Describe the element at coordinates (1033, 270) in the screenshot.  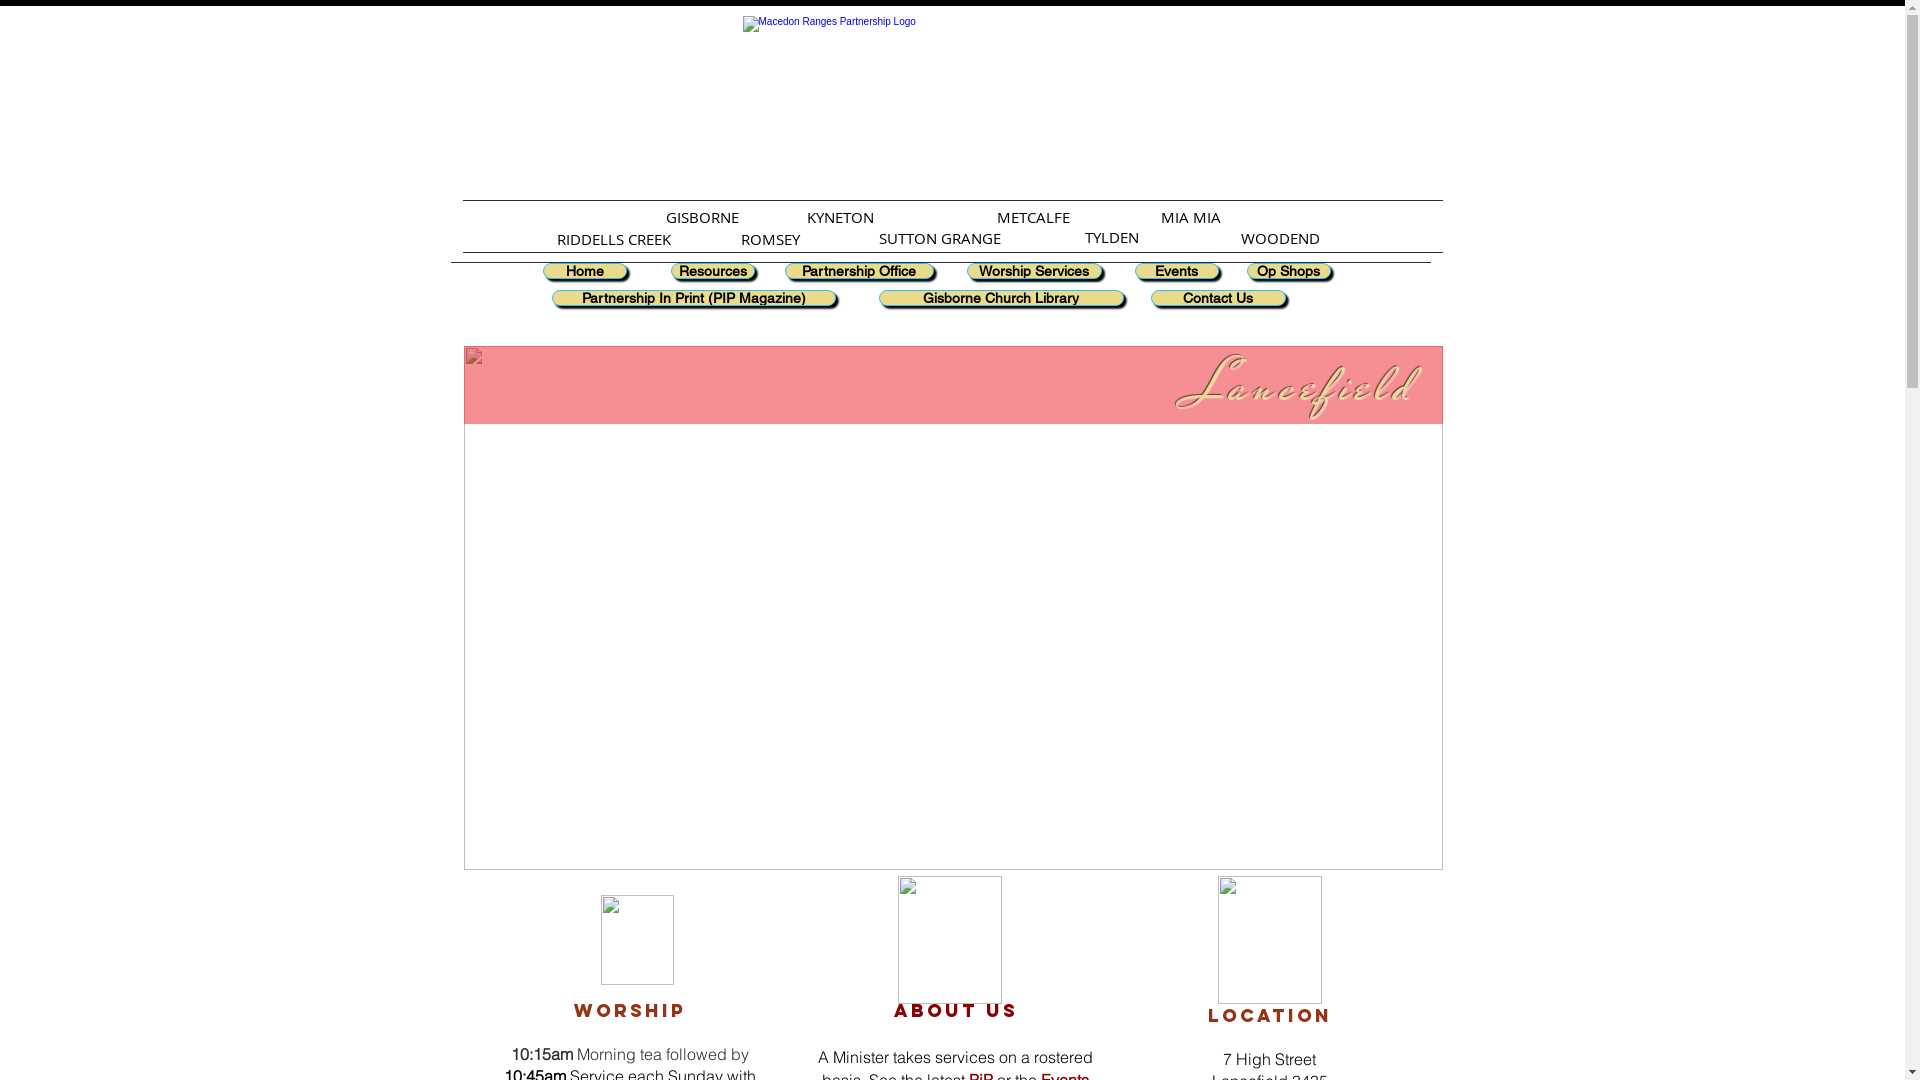
I see `'Worship Services'` at that location.